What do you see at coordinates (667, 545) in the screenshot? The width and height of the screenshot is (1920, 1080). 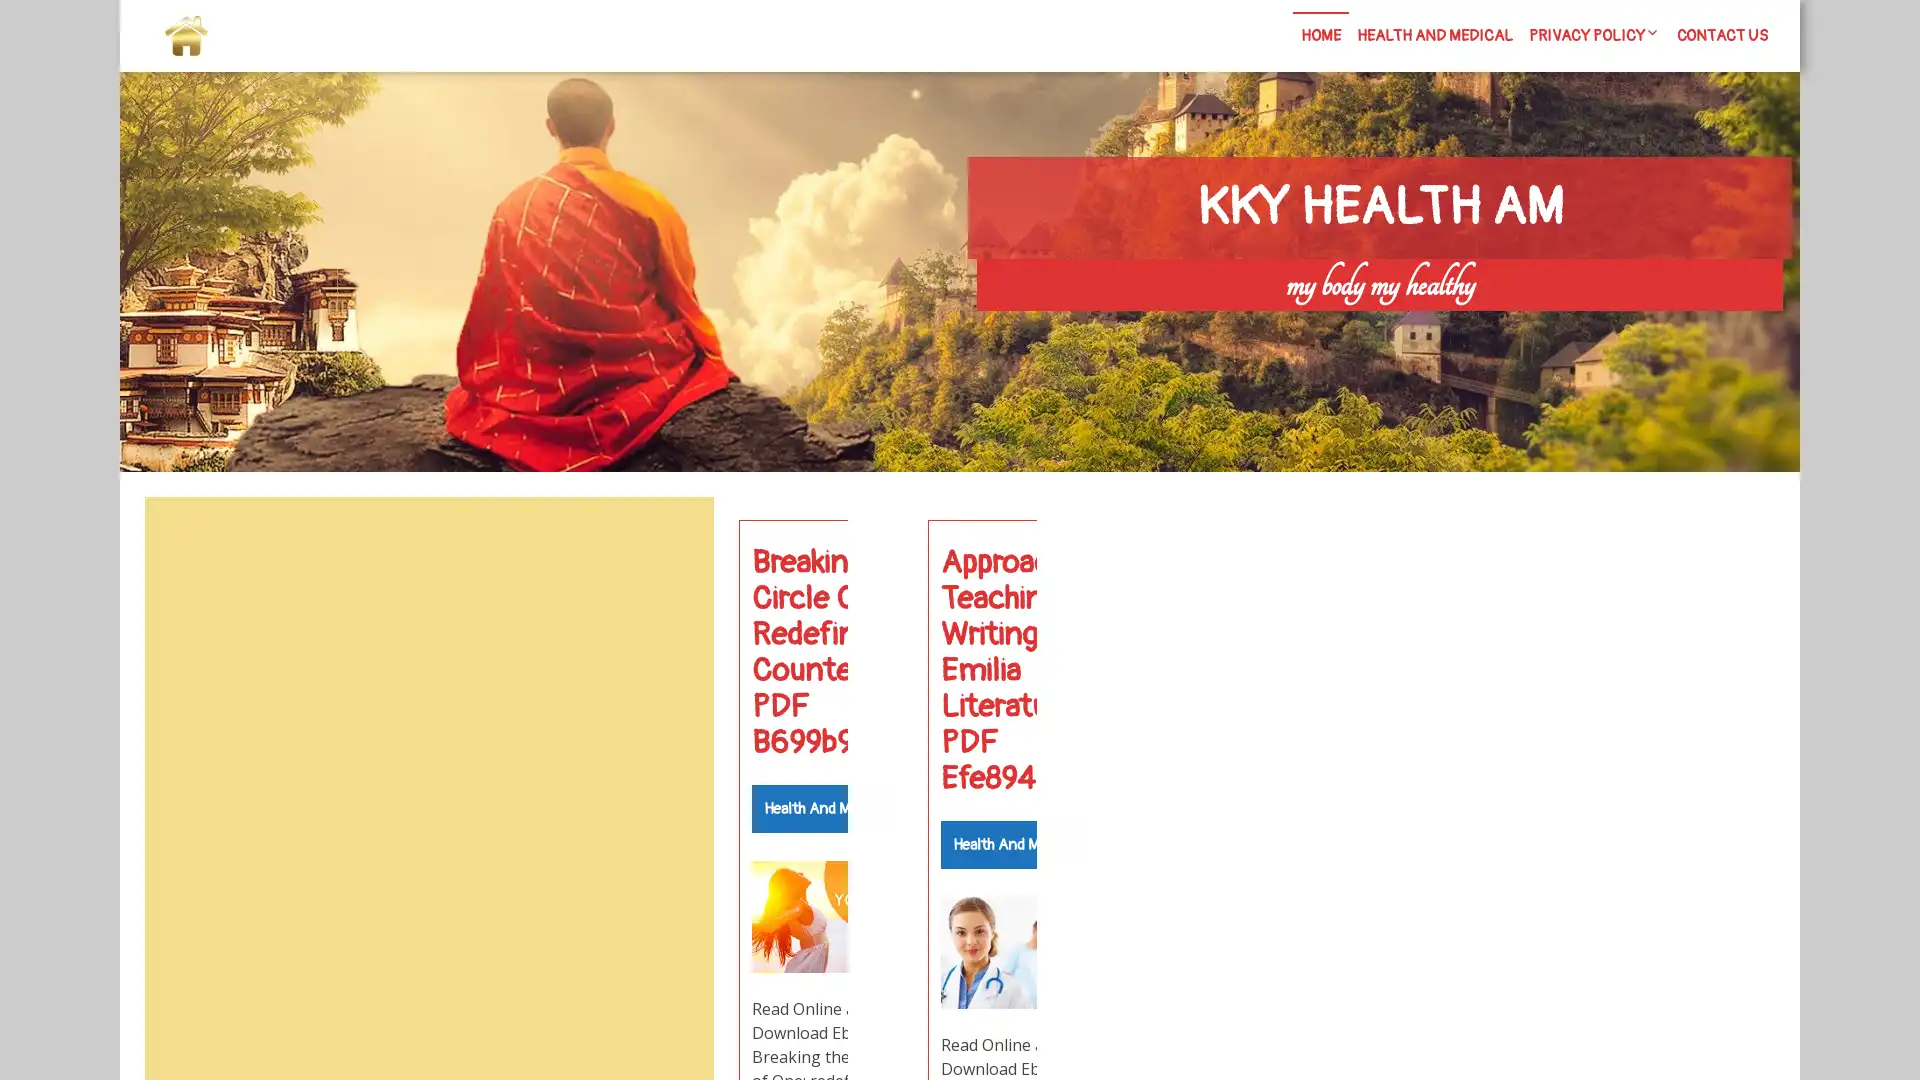 I see `Search` at bounding box center [667, 545].